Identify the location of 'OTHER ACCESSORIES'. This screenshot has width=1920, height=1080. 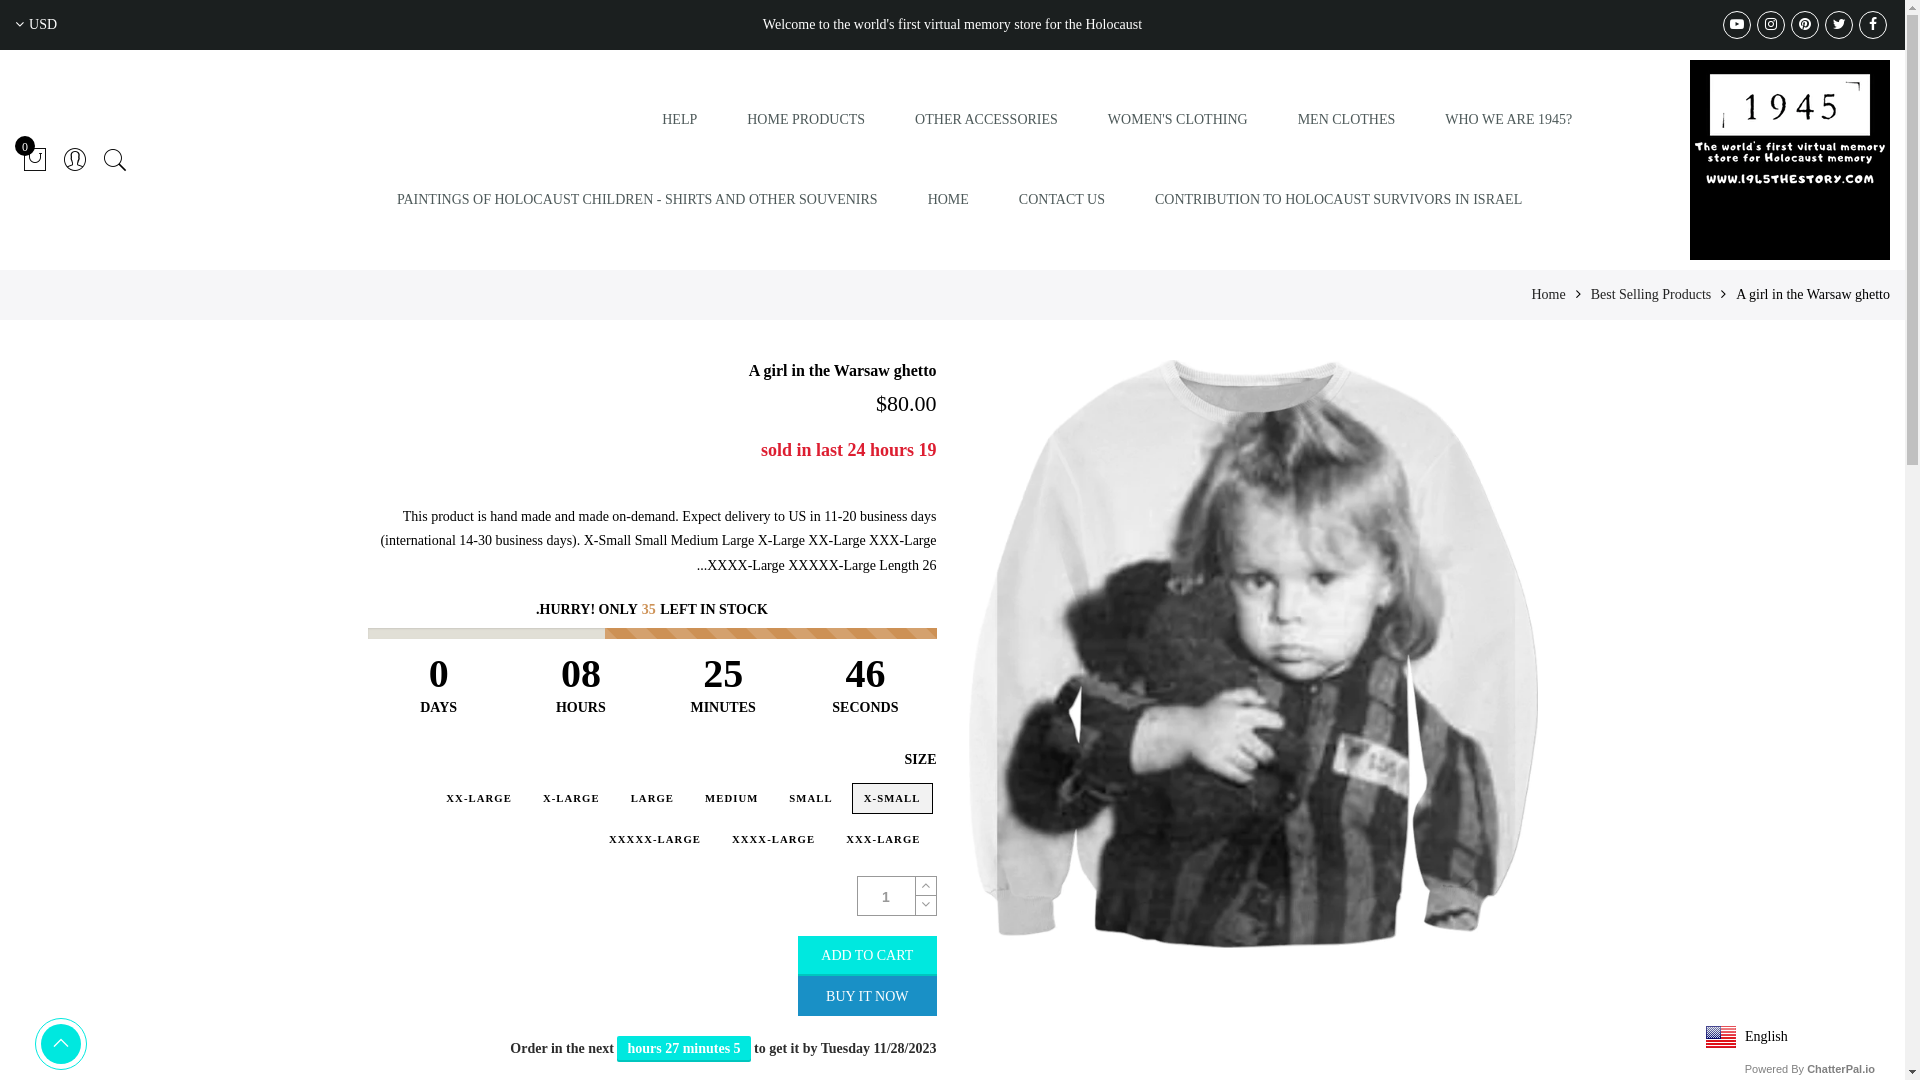
(914, 119).